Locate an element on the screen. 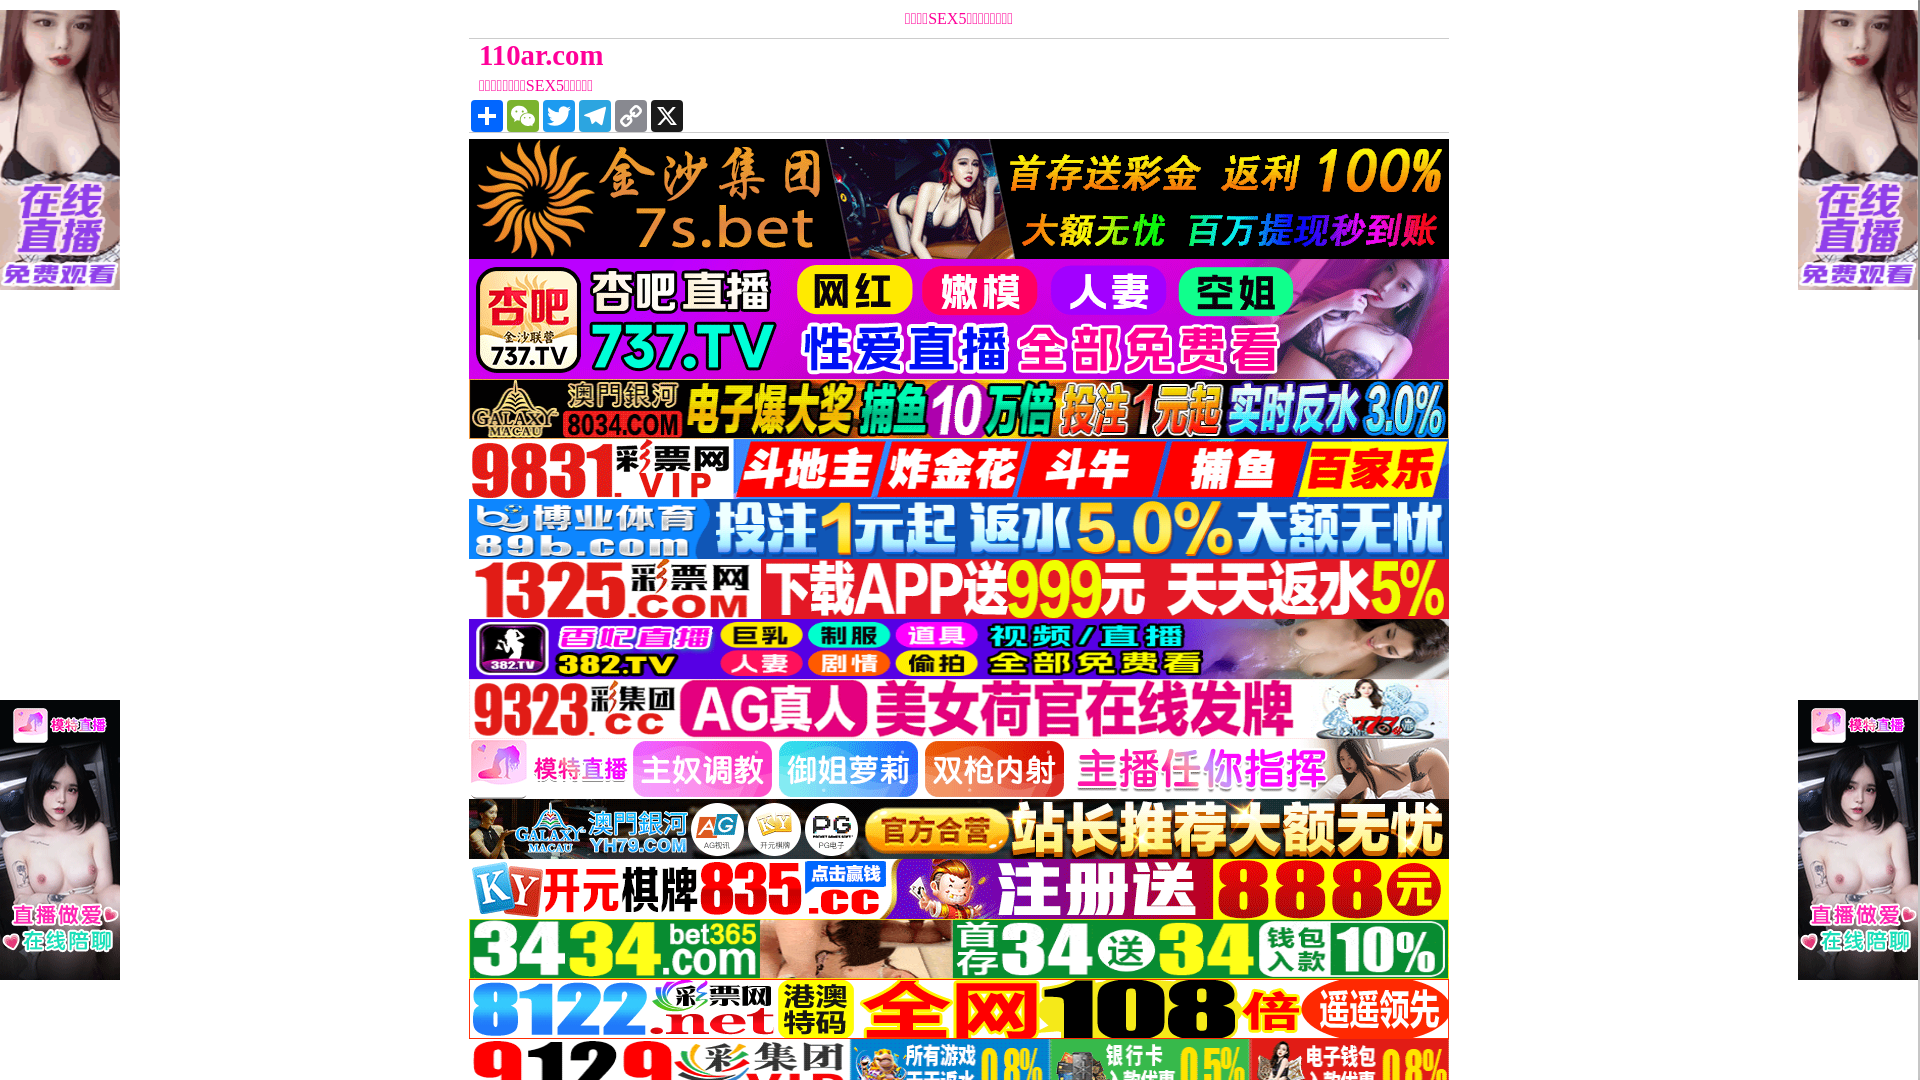 This screenshot has height=1080, width=1920. 'X' is located at coordinates (667, 115).